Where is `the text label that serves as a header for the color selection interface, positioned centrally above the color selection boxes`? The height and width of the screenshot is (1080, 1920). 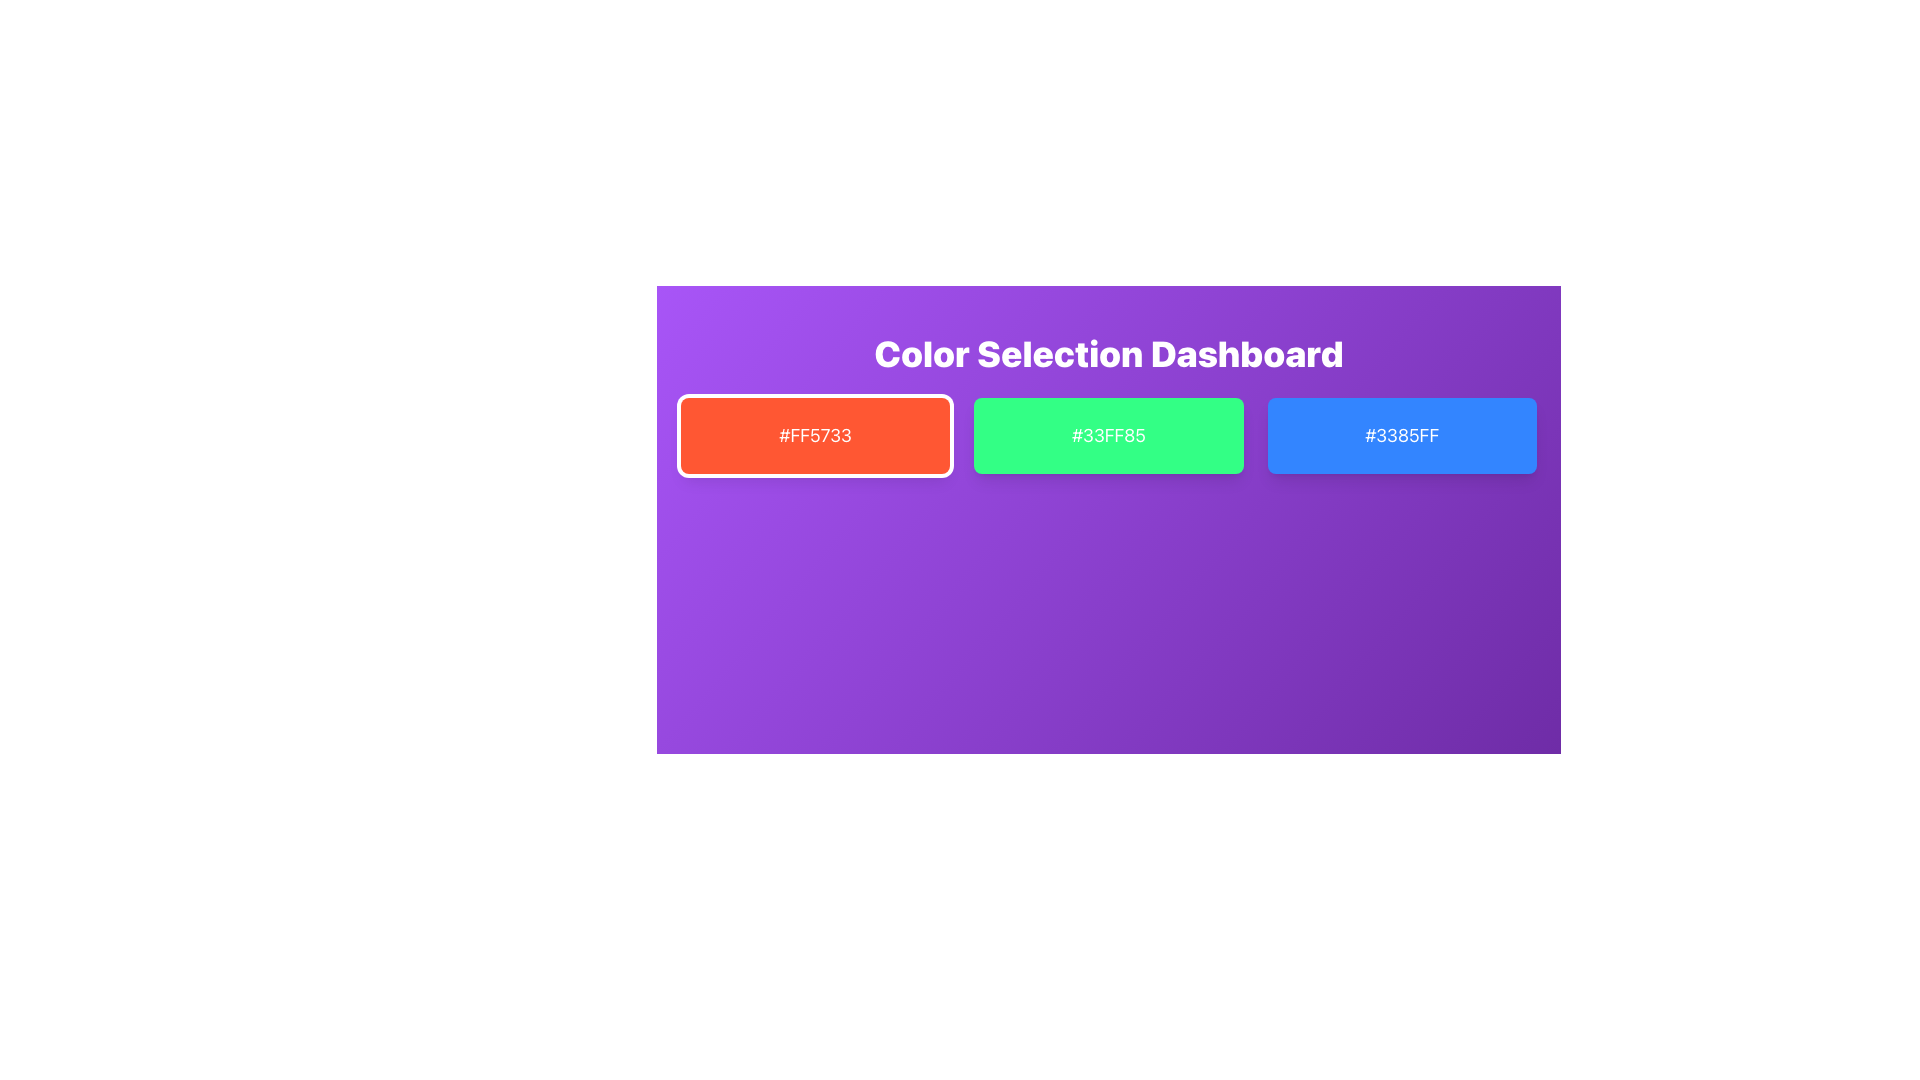 the text label that serves as a header for the color selection interface, positioned centrally above the color selection boxes is located at coordinates (1107, 353).